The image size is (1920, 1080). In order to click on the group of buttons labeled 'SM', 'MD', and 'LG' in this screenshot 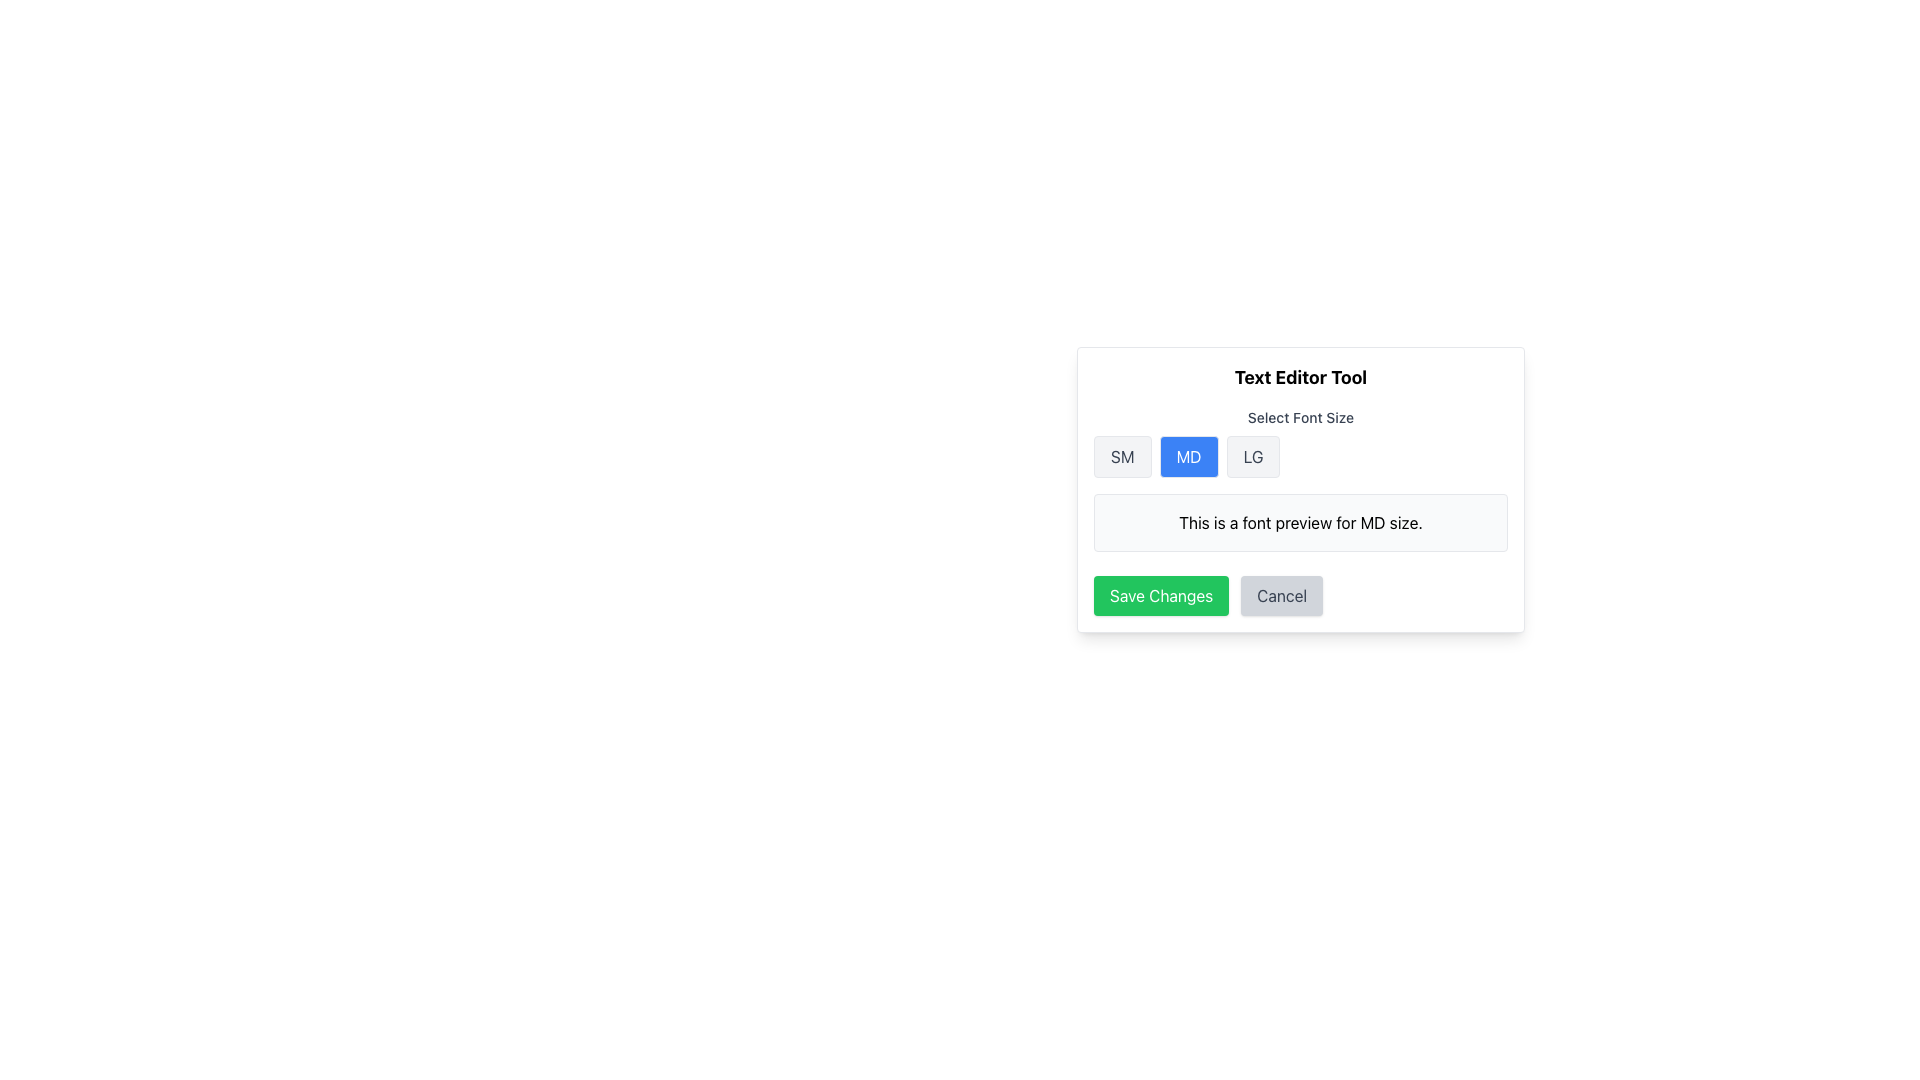, I will do `click(1300, 456)`.